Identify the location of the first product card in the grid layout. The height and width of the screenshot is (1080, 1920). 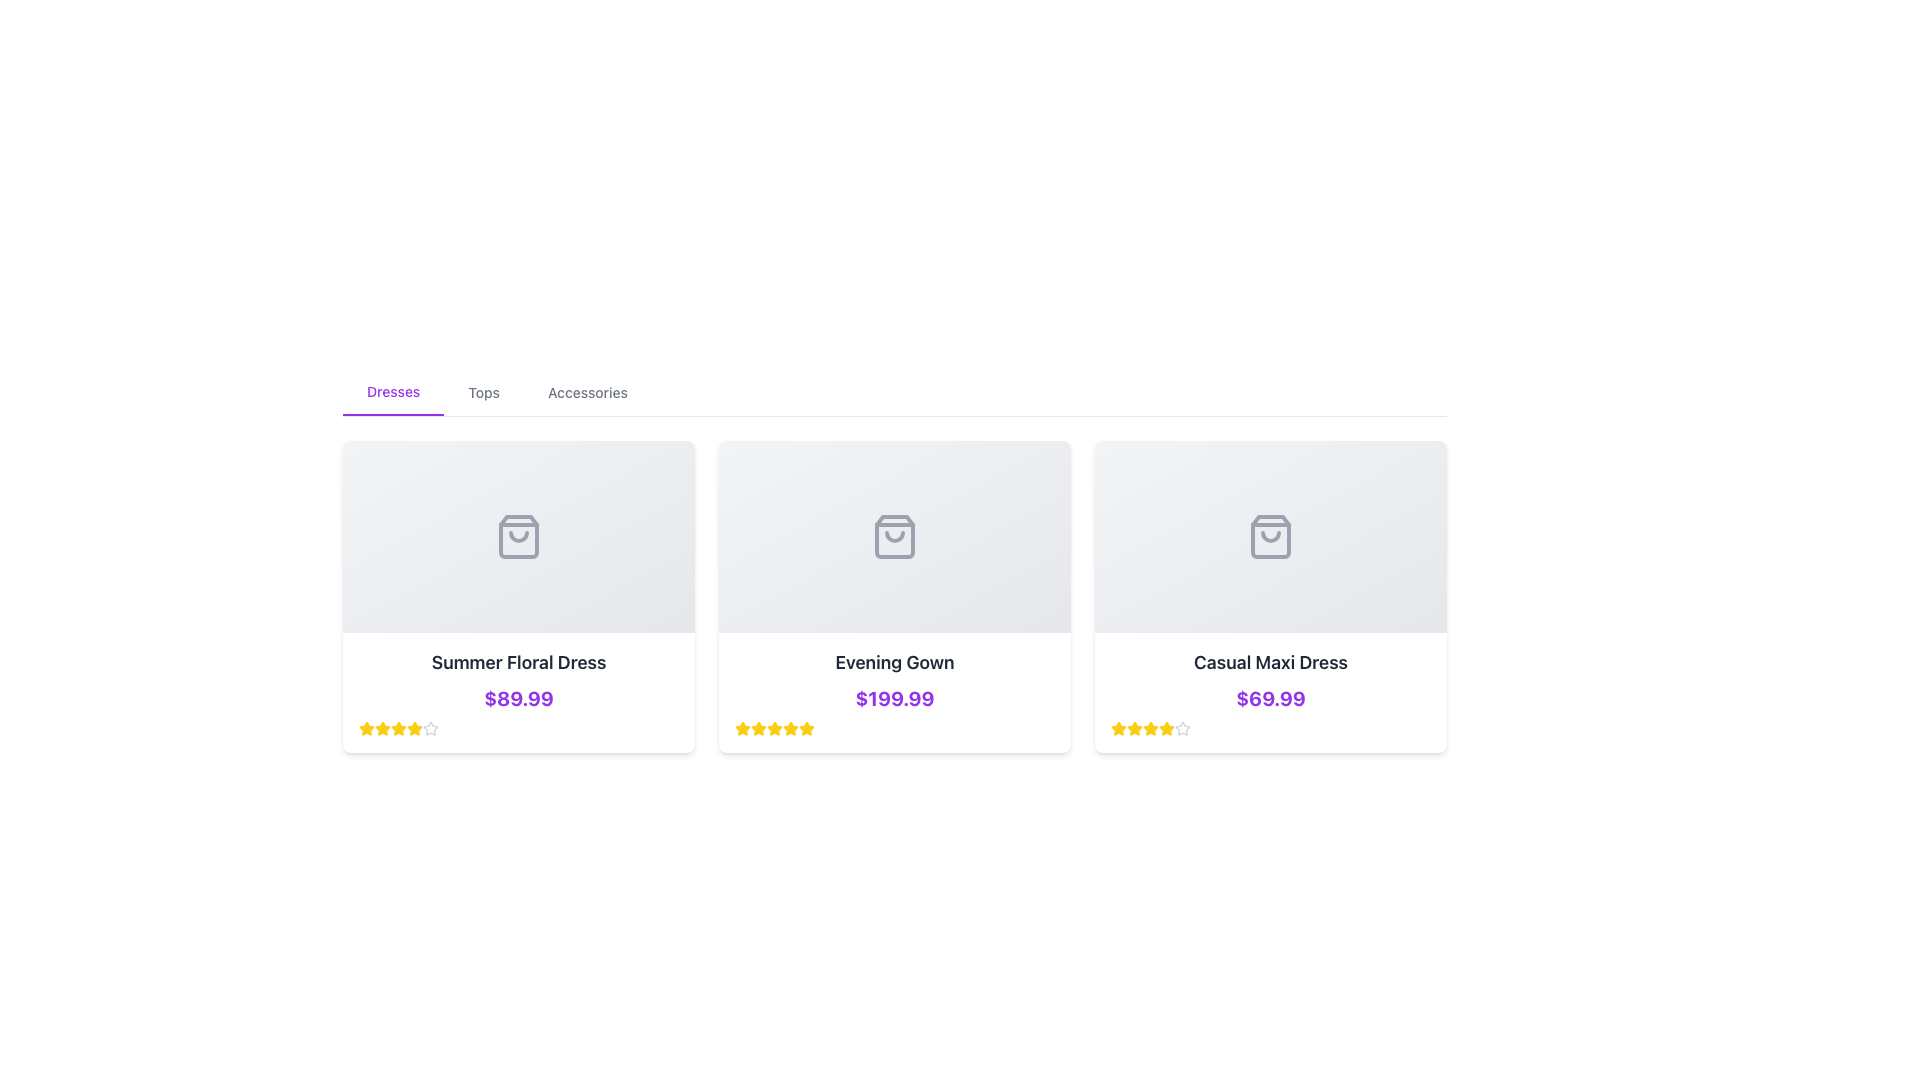
(518, 596).